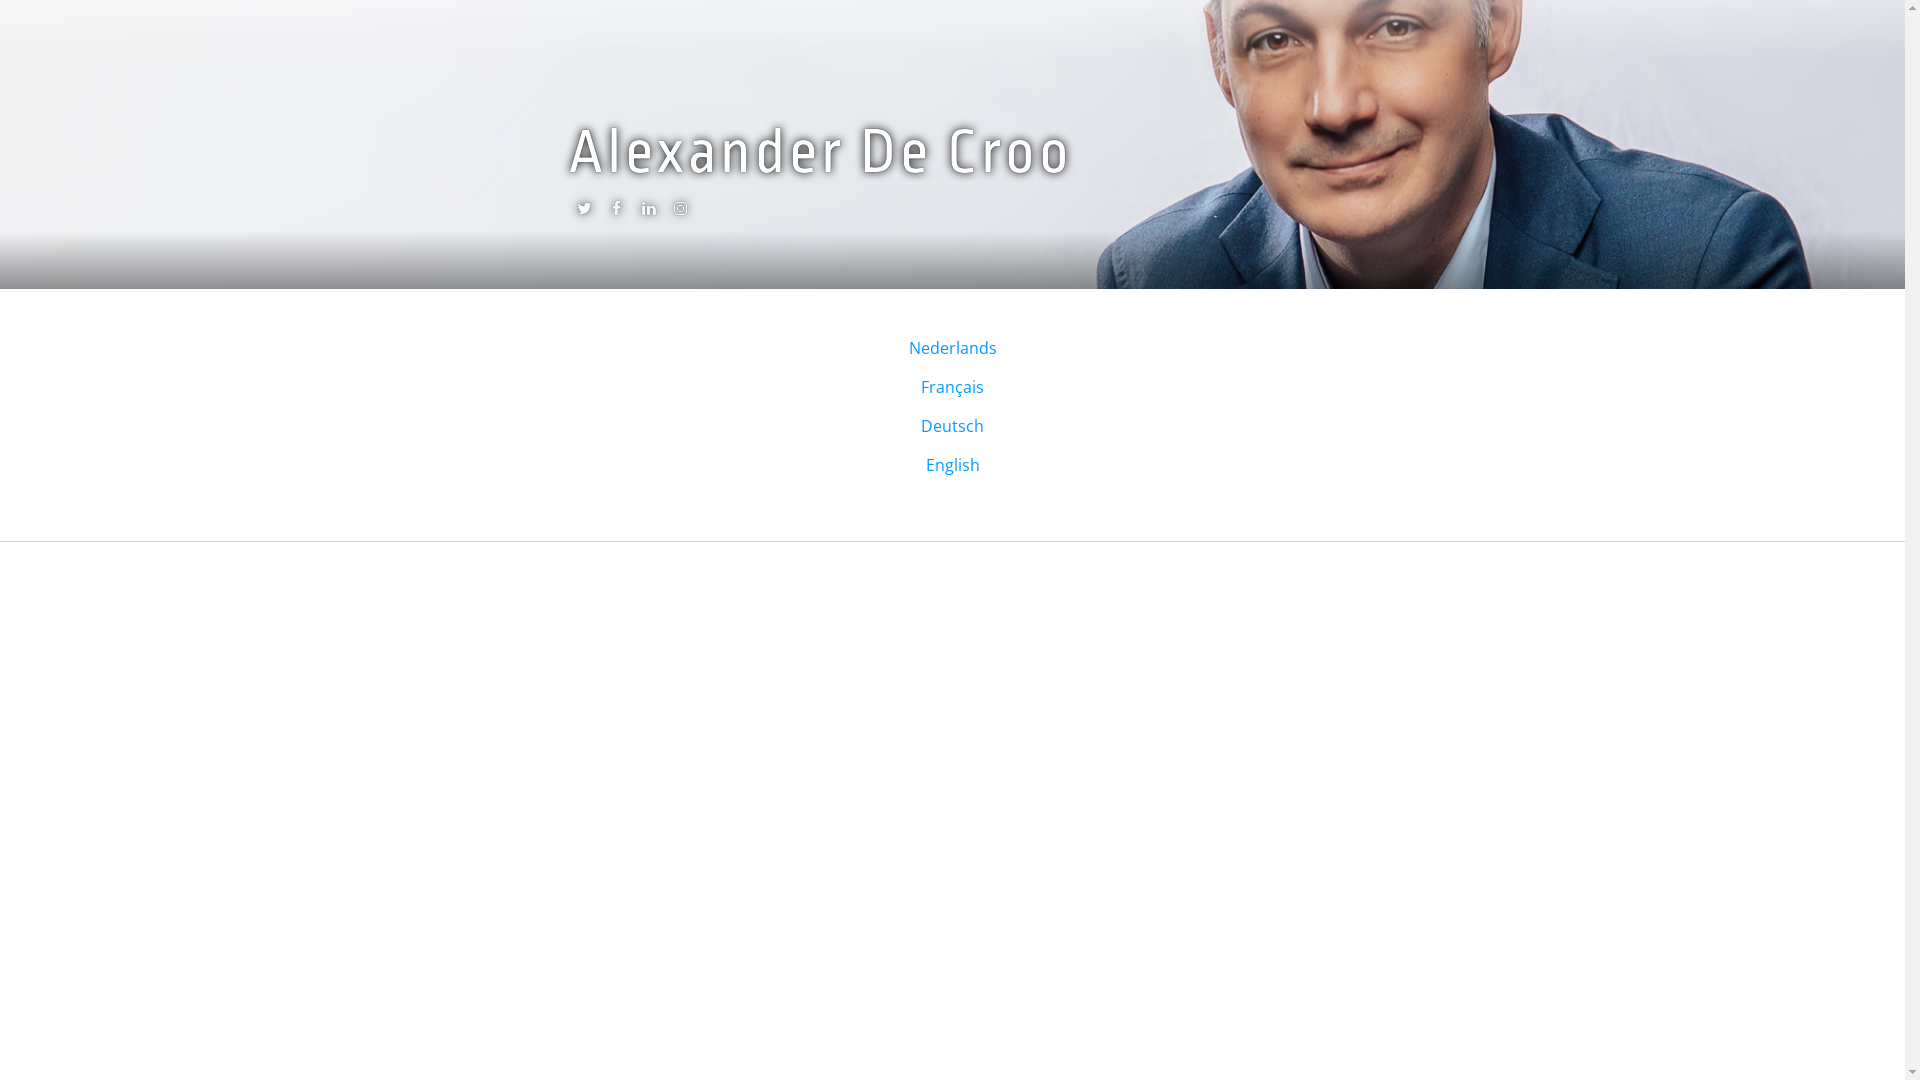  I want to click on 'Skip to main content', so click(77, 0).